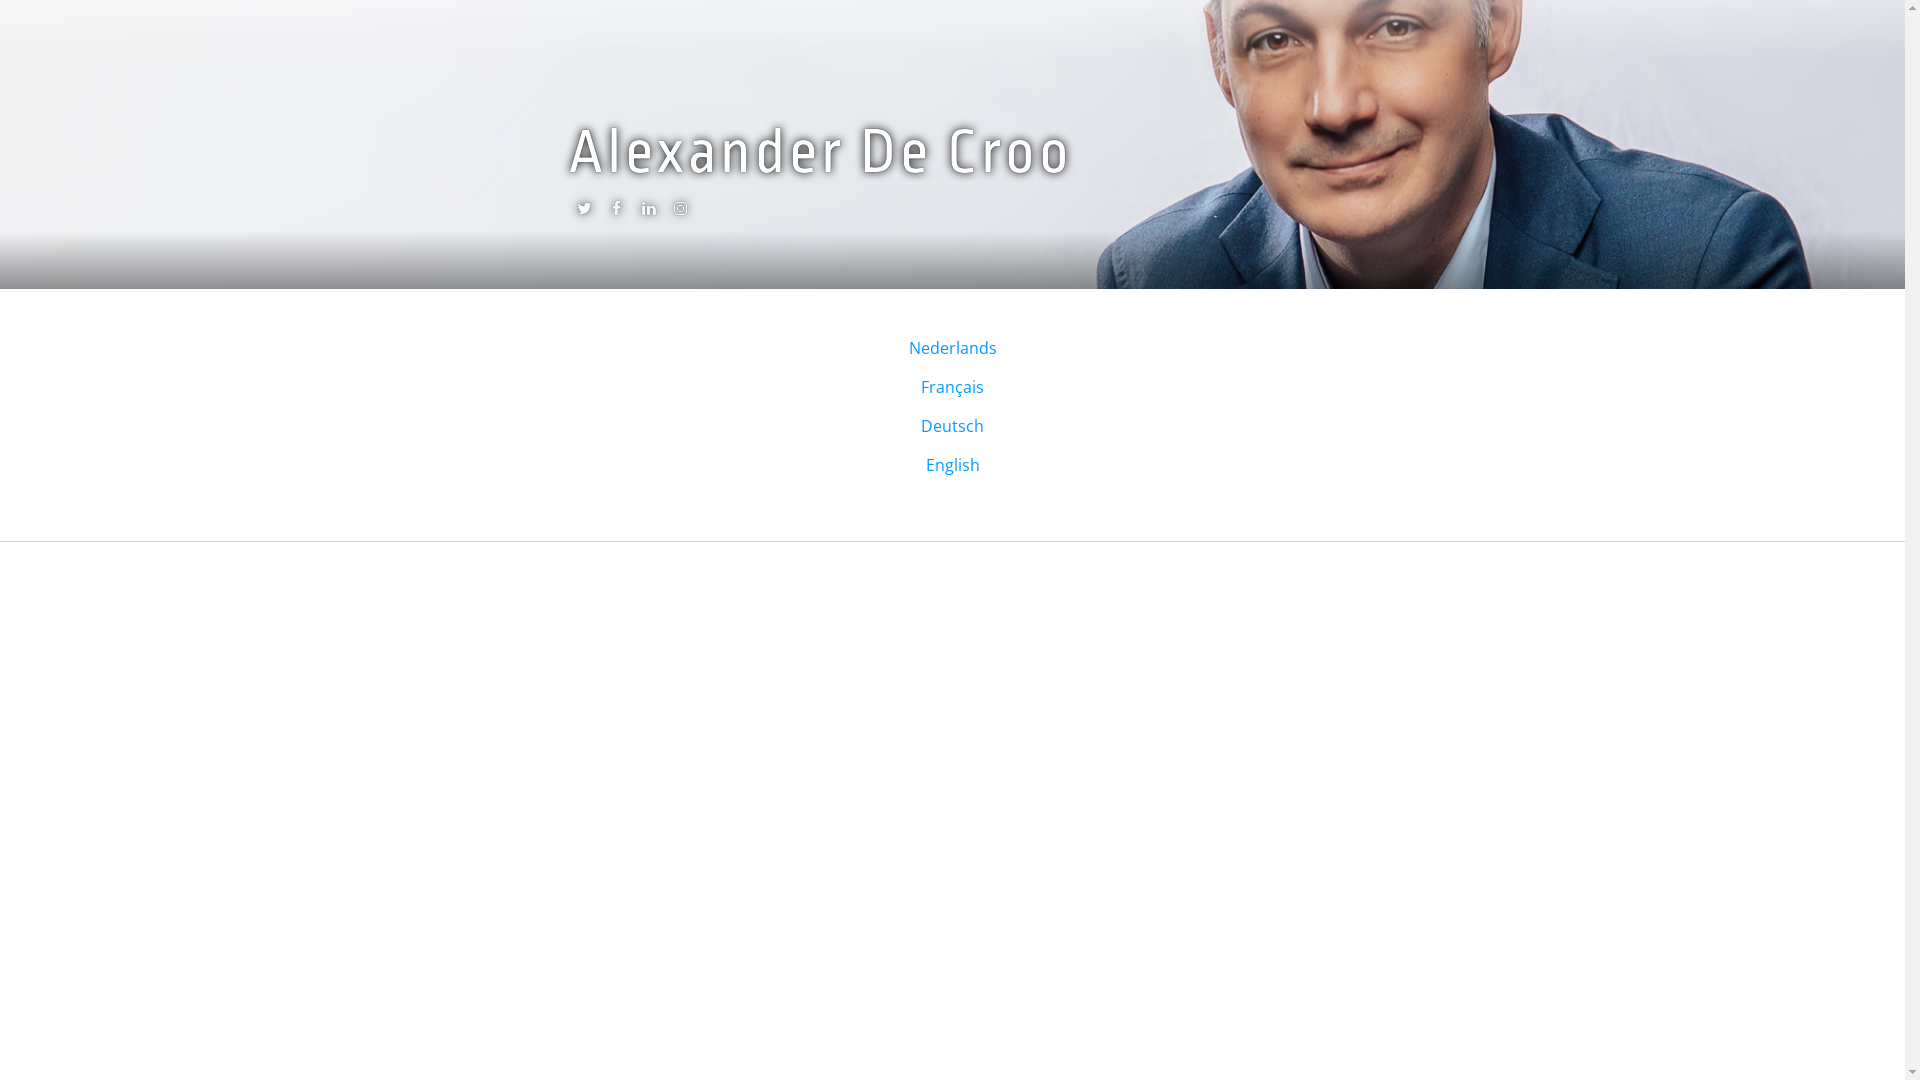  I want to click on 'Skip to main content', so click(77, 0).